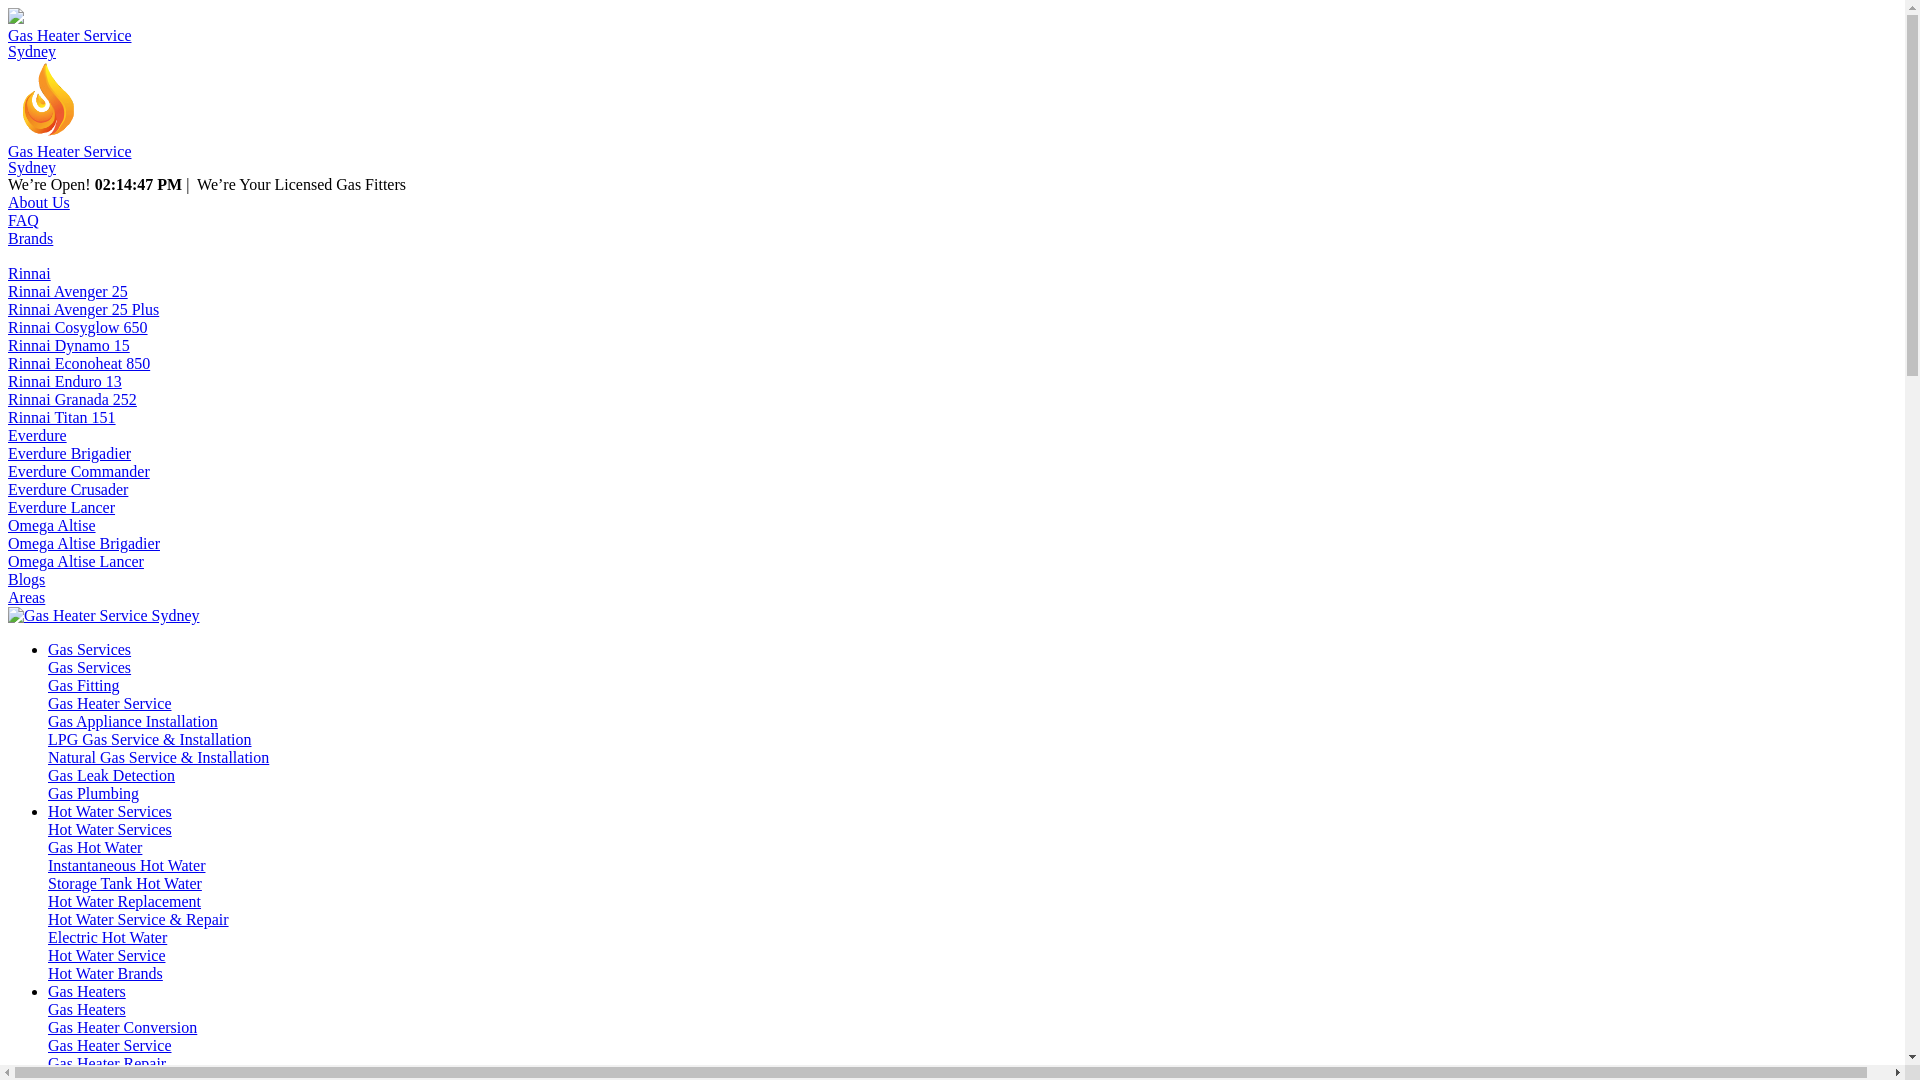  I want to click on 'Gas Heaters', so click(85, 991).